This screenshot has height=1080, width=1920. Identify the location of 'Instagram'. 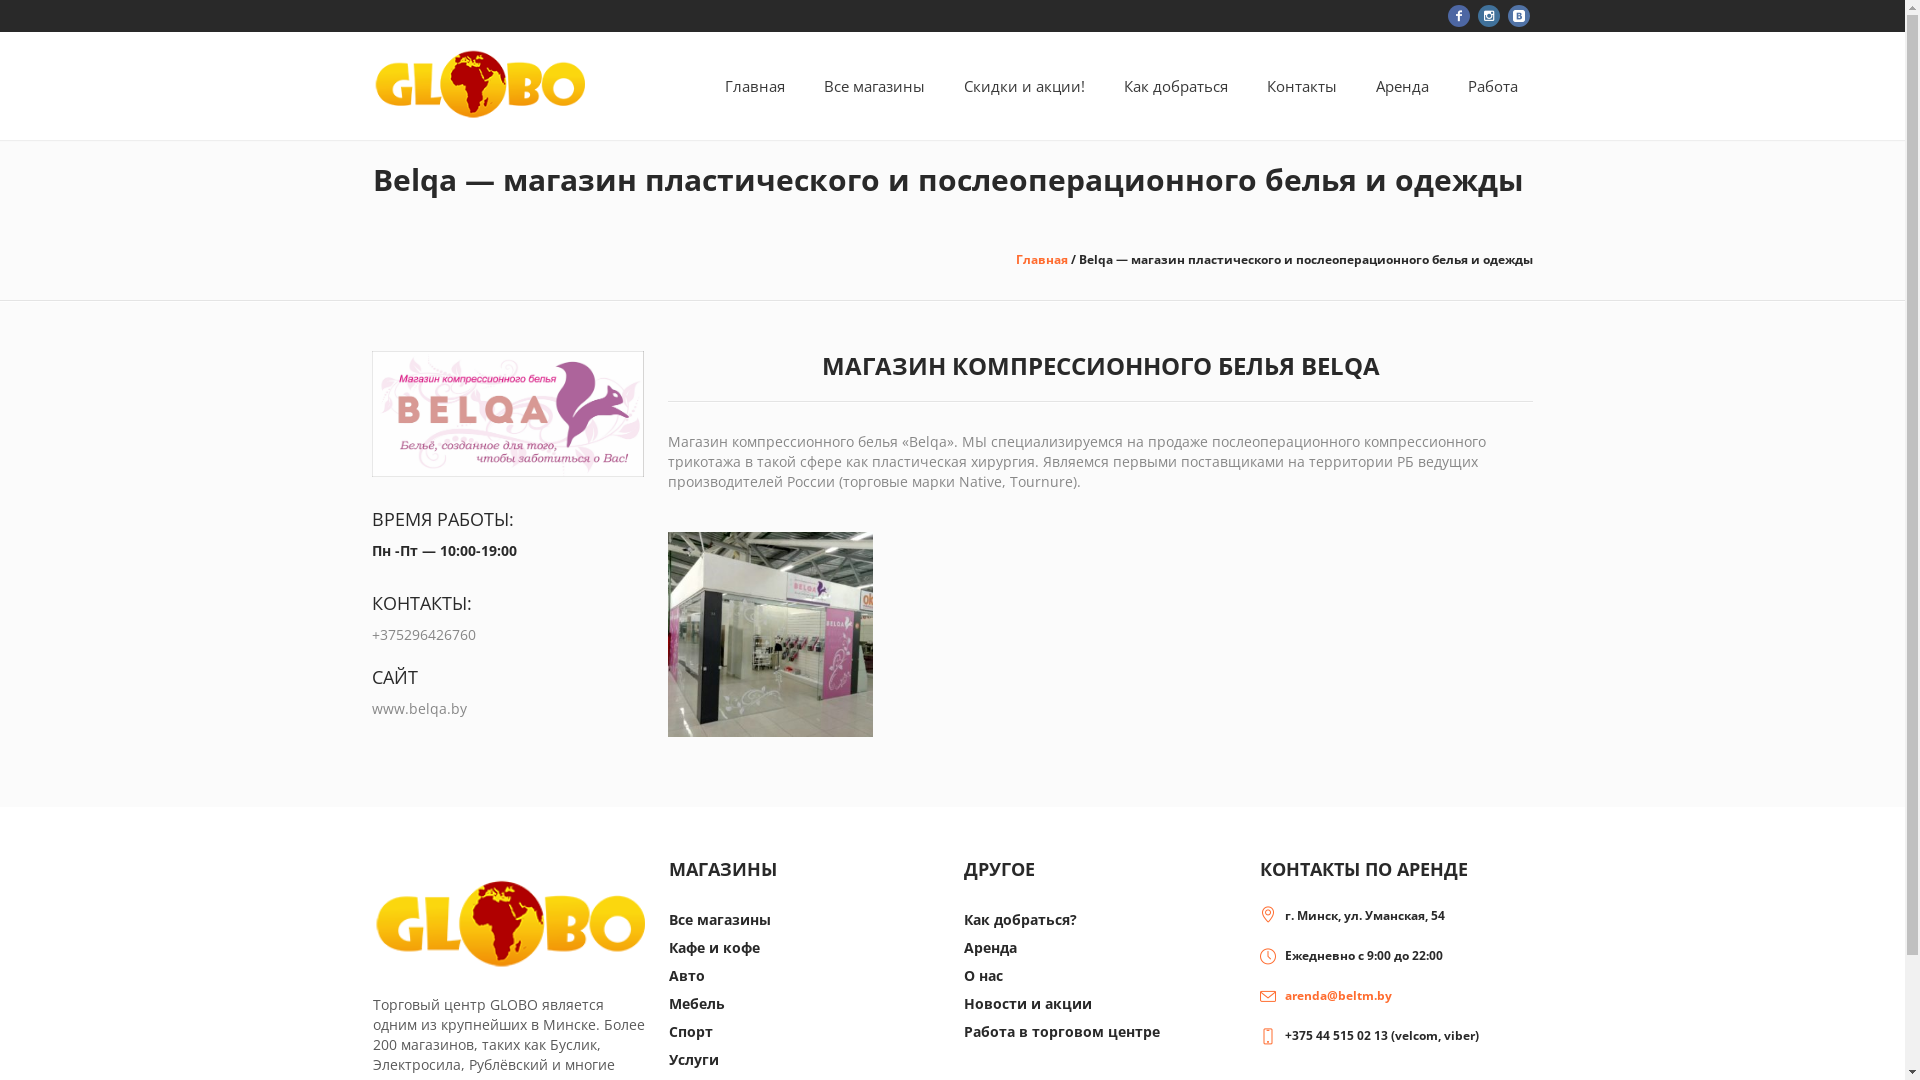
(1488, 15).